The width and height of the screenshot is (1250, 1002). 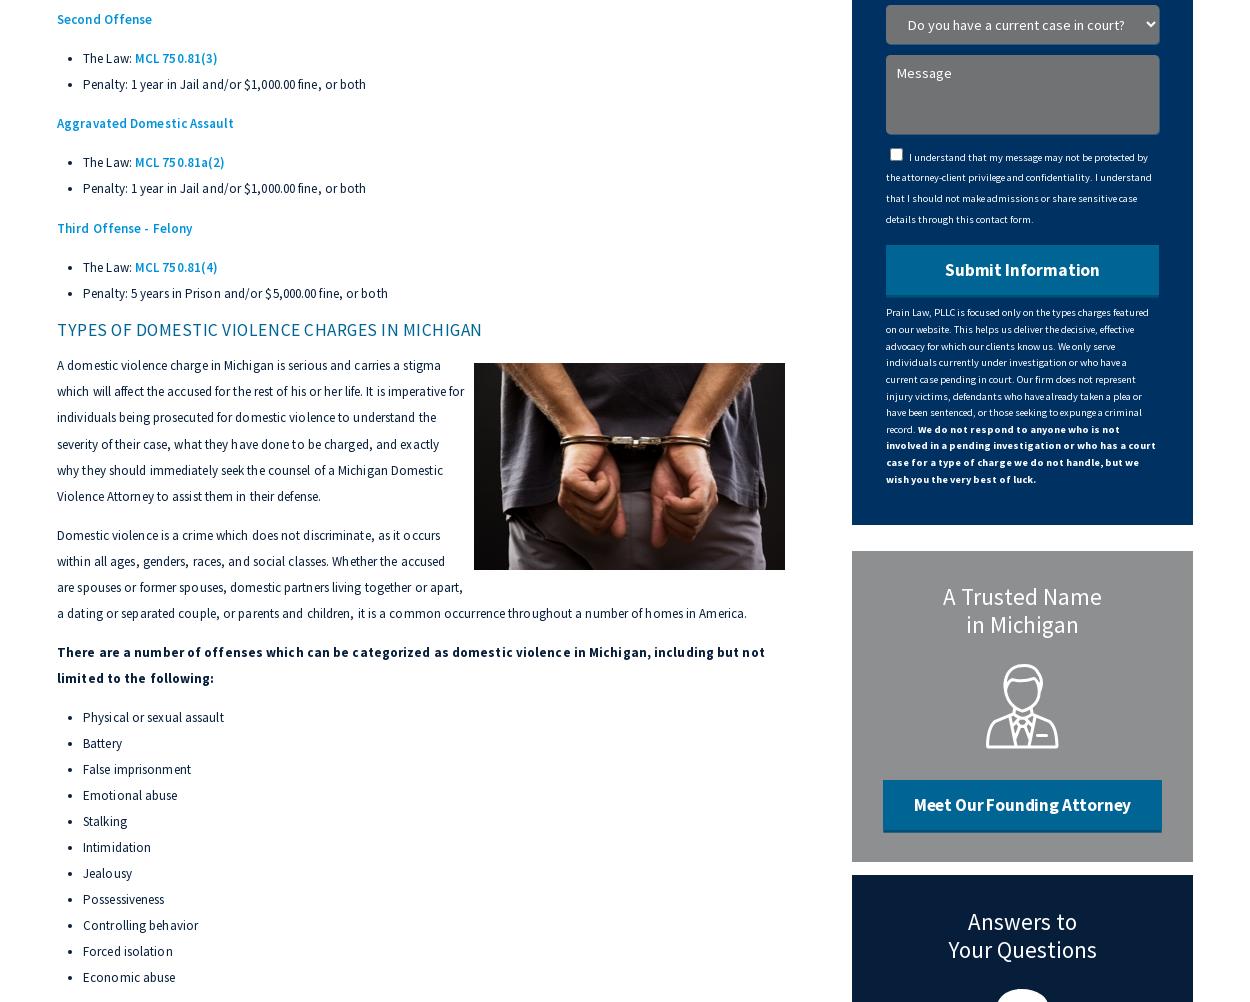 What do you see at coordinates (106, 872) in the screenshot?
I see `'Jealousy'` at bounding box center [106, 872].